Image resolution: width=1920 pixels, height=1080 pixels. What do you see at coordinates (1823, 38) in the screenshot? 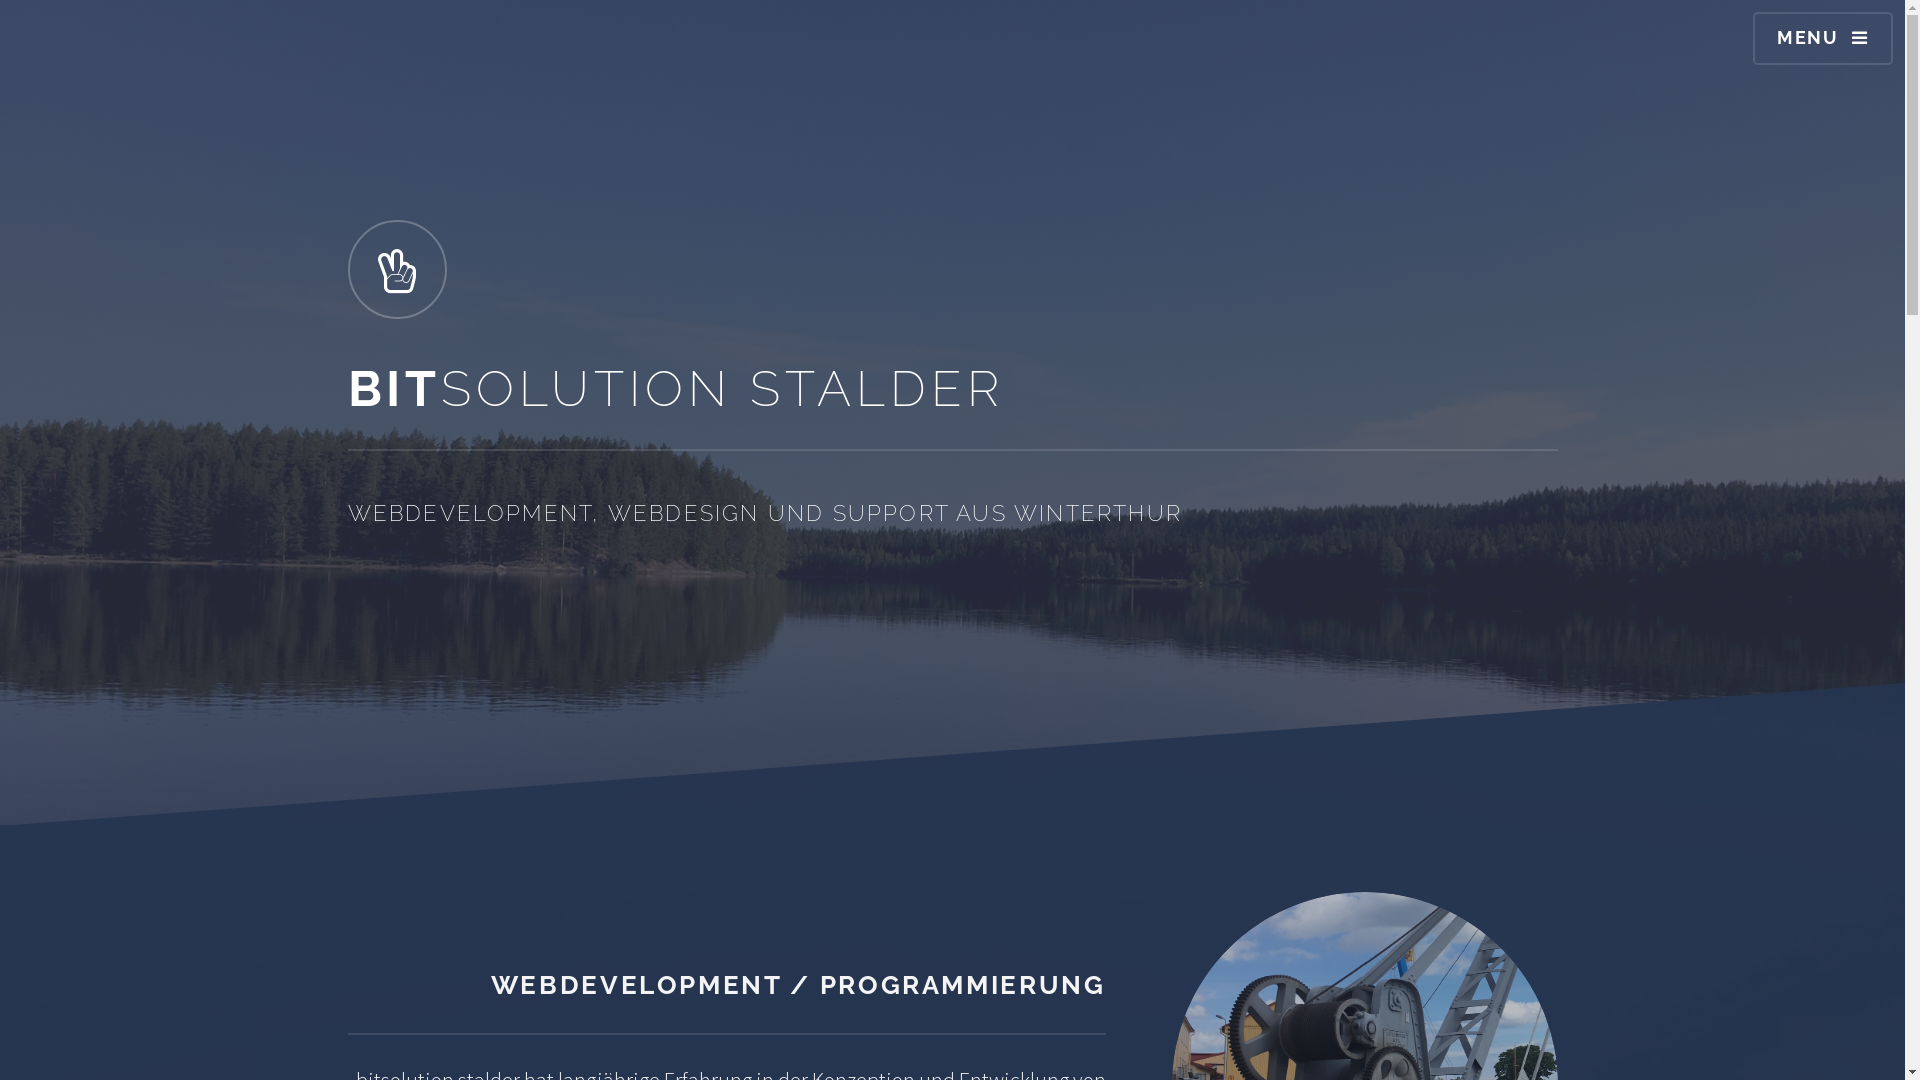
I see `'MENU'` at bounding box center [1823, 38].